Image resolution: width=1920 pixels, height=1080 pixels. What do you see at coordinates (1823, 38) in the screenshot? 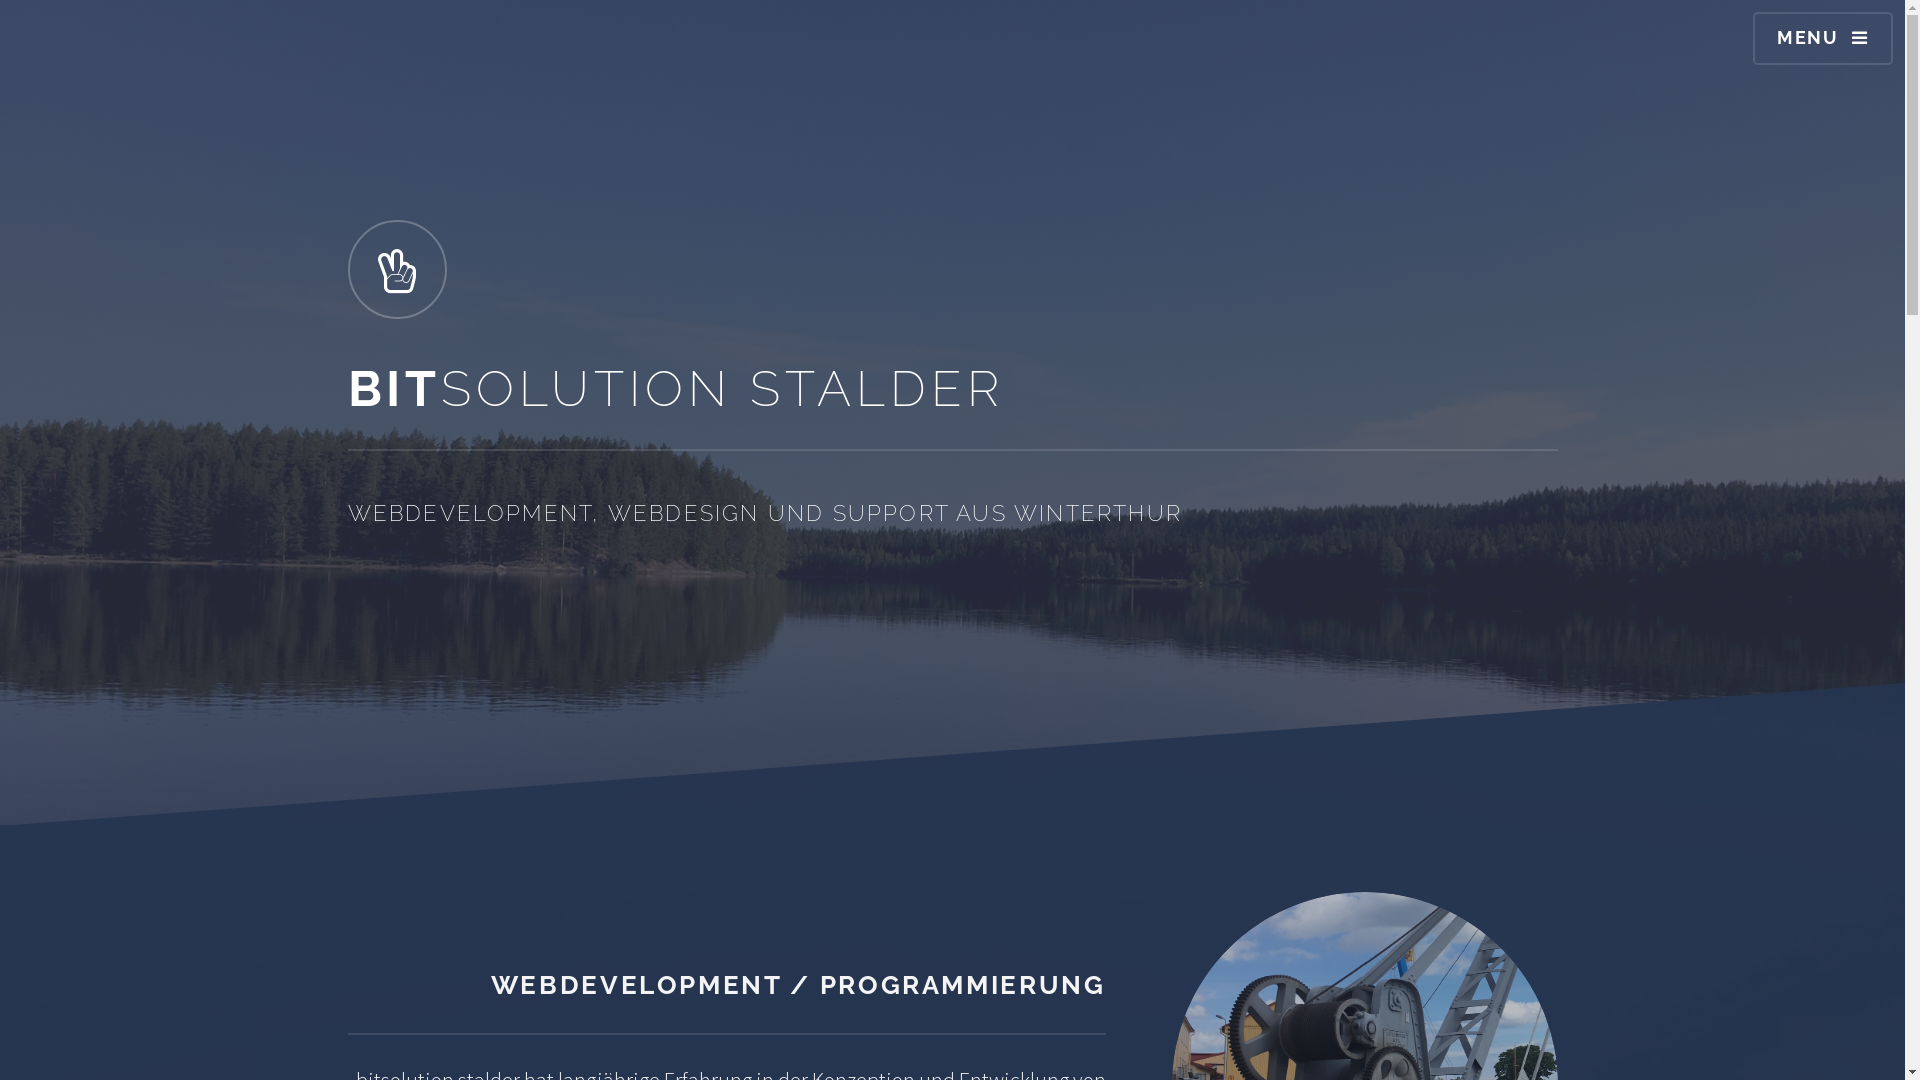
I see `'MENU'` at bounding box center [1823, 38].